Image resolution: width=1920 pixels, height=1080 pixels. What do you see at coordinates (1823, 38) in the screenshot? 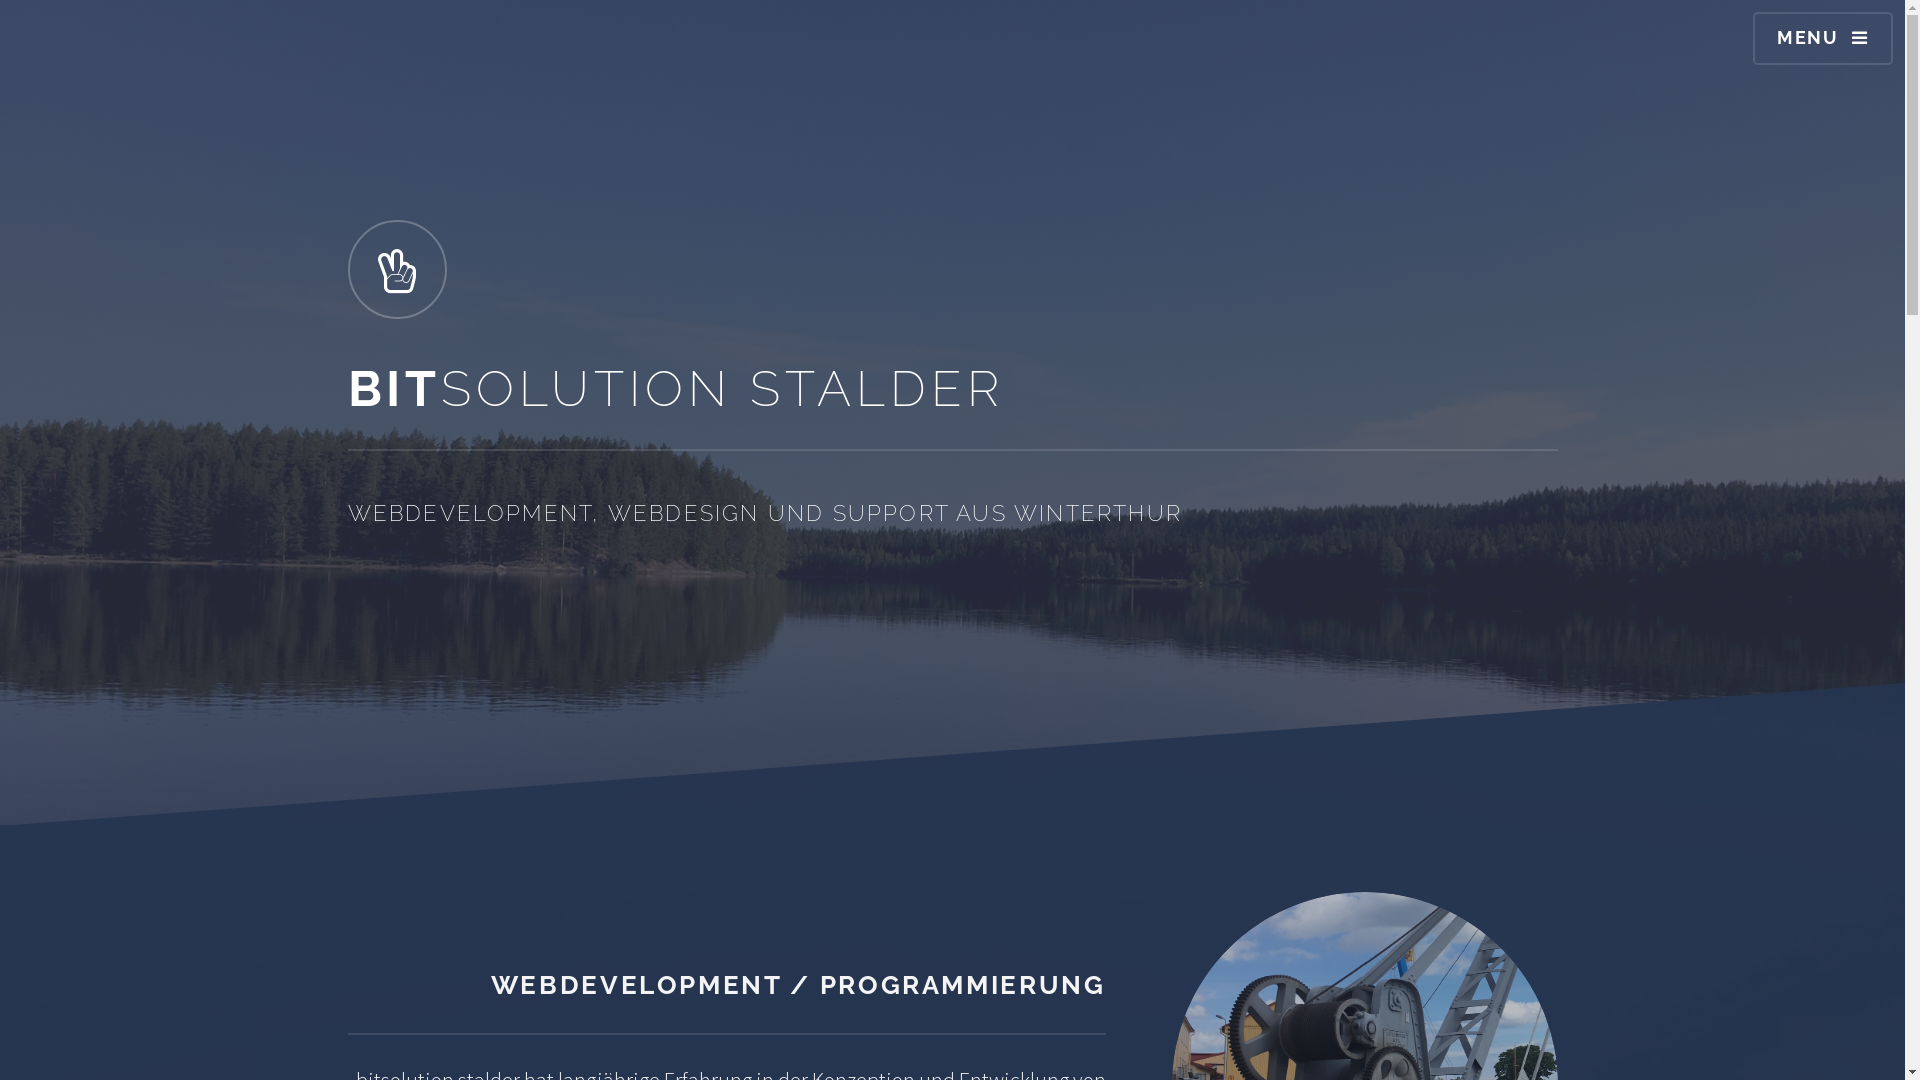
I see `'MENU'` at bounding box center [1823, 38].